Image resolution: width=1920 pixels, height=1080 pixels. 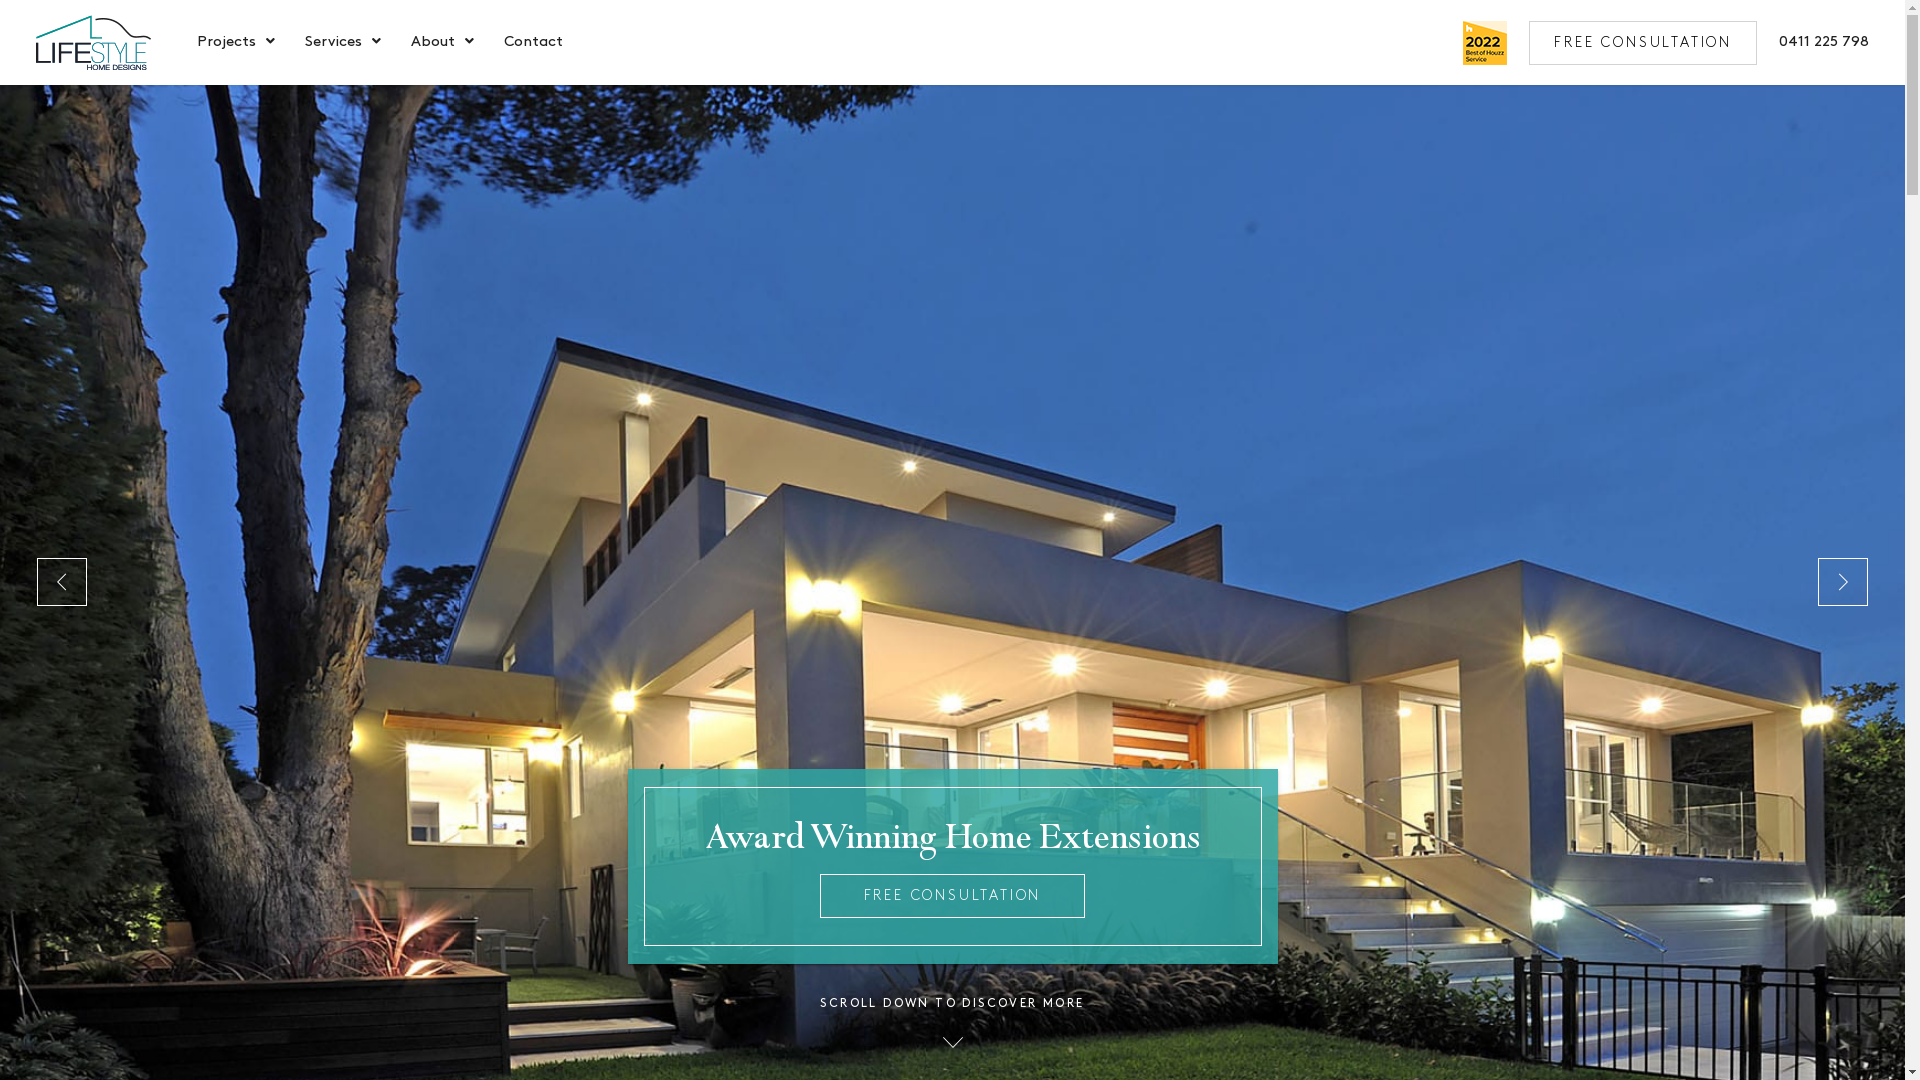 What do you see at coordinates (431, 43) in the screenshot?
I see `'About'` at bounding box center [431, 43].